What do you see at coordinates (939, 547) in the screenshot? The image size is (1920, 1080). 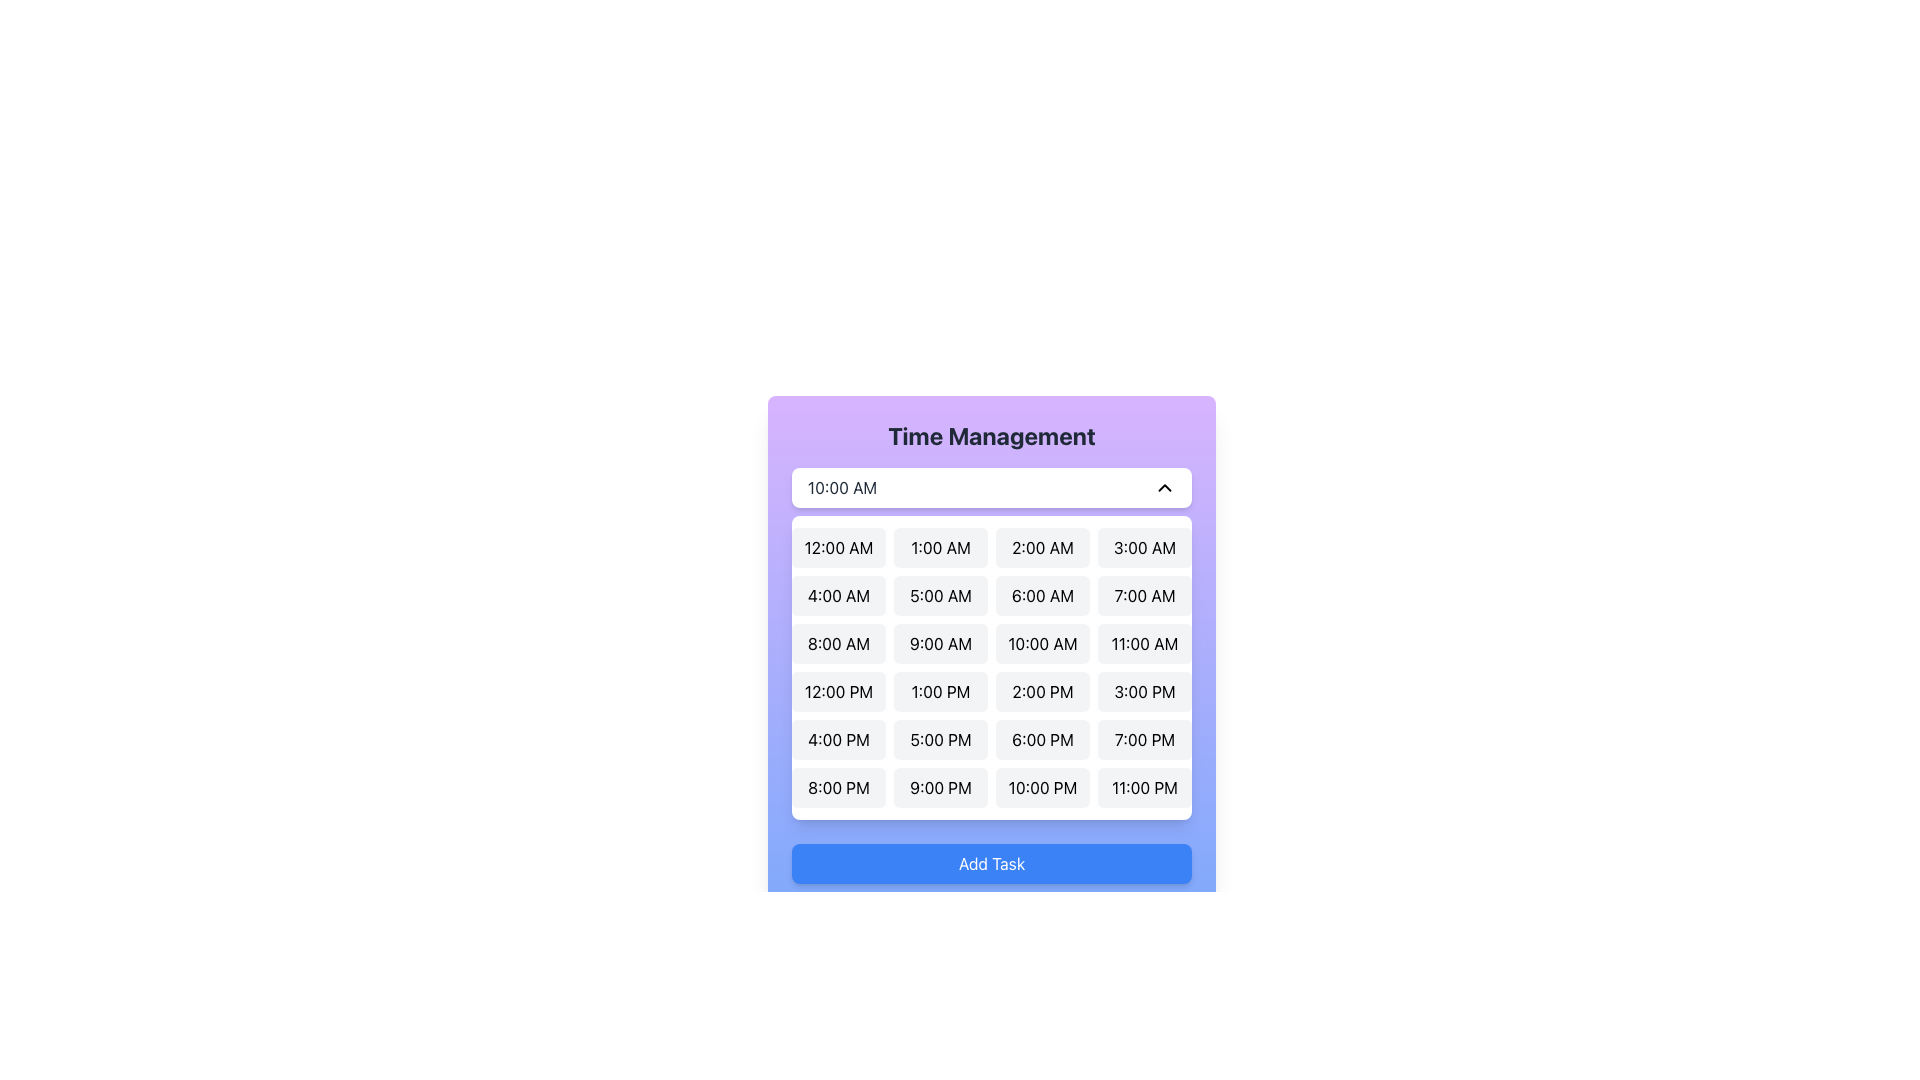 I see `the '1:00 AM' time selection button in the time selection widget` at bounding box center [939, 547].